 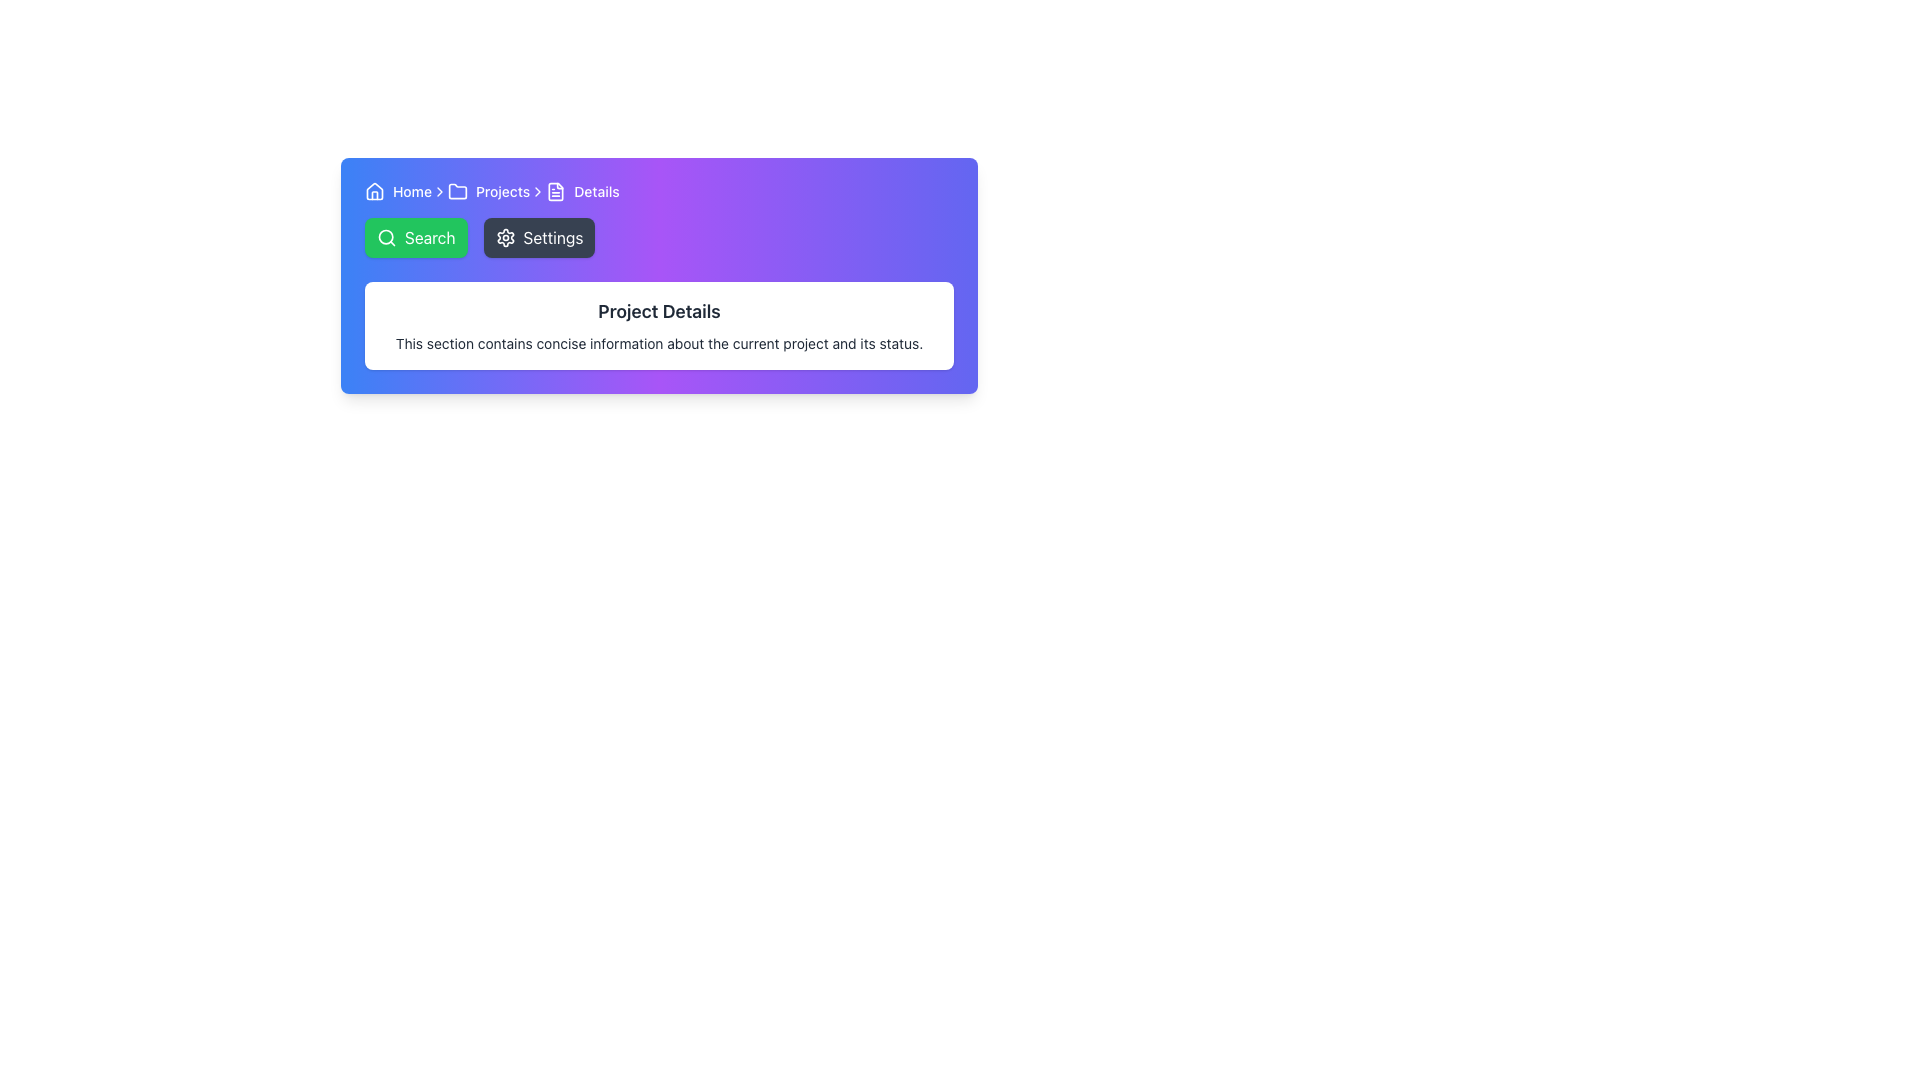 I want to click on the Chevron icon located in the breadcrumb navigation bar to interact with it, so click(x=538, y=192).